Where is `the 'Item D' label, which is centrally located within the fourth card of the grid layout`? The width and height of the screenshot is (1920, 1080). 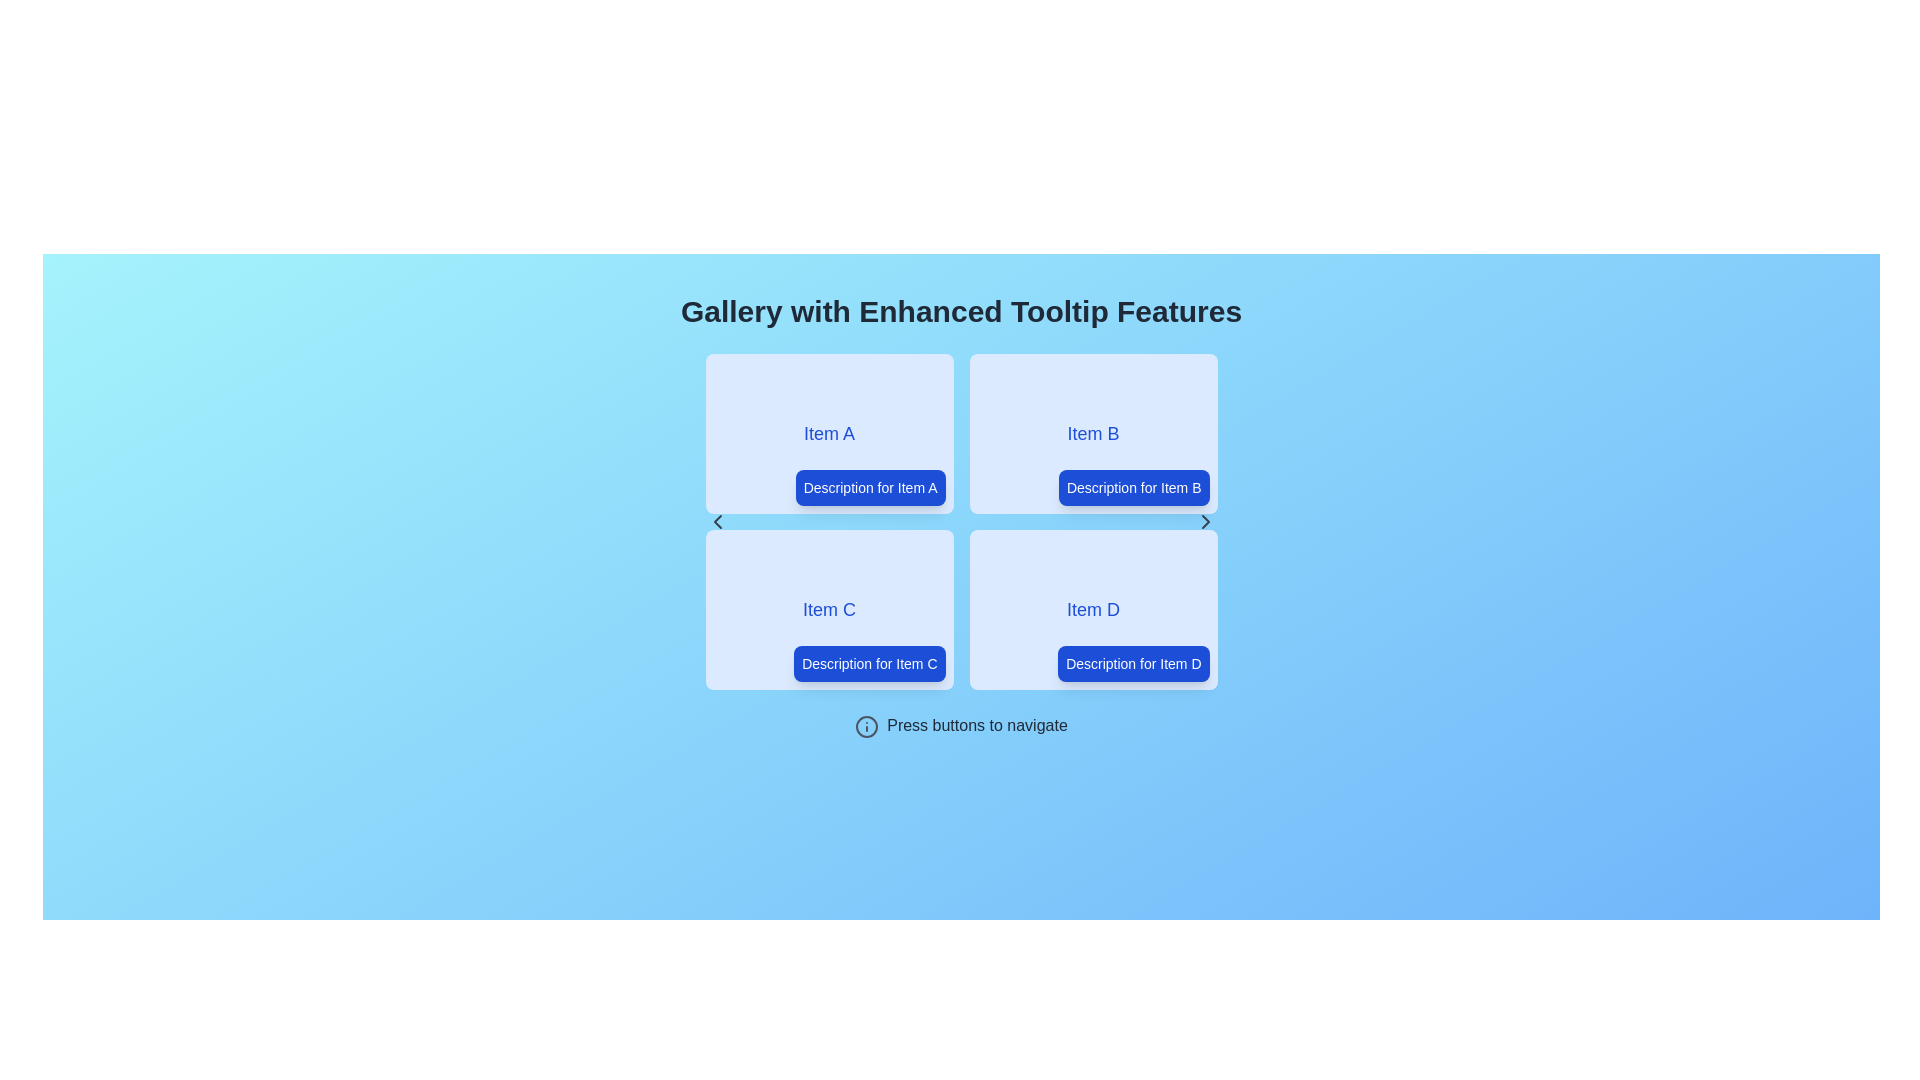
the 'Item D' label, which is centrally located within the fourth card of the grid layout is located at coordinates (1092, 608).